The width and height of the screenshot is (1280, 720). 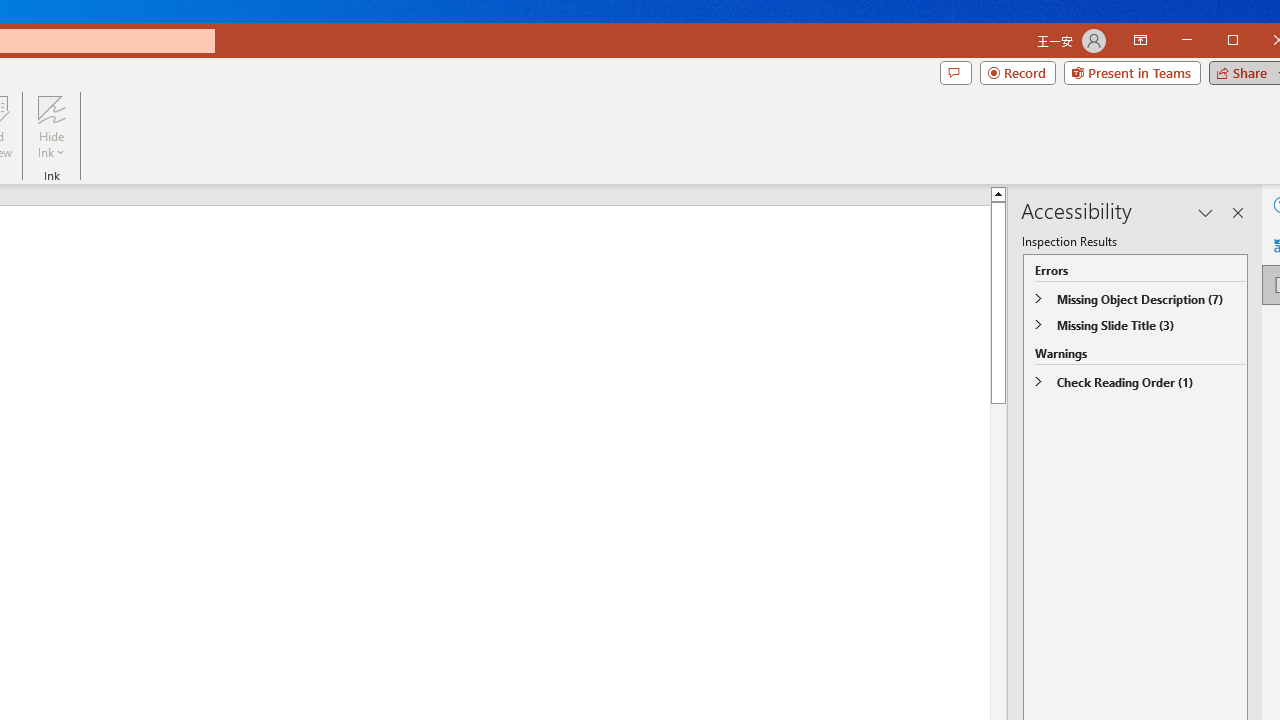 What do you see at coordinates (51, 145) in the screenshot?
I see `'More Options'` at bounding box center [51, 145].